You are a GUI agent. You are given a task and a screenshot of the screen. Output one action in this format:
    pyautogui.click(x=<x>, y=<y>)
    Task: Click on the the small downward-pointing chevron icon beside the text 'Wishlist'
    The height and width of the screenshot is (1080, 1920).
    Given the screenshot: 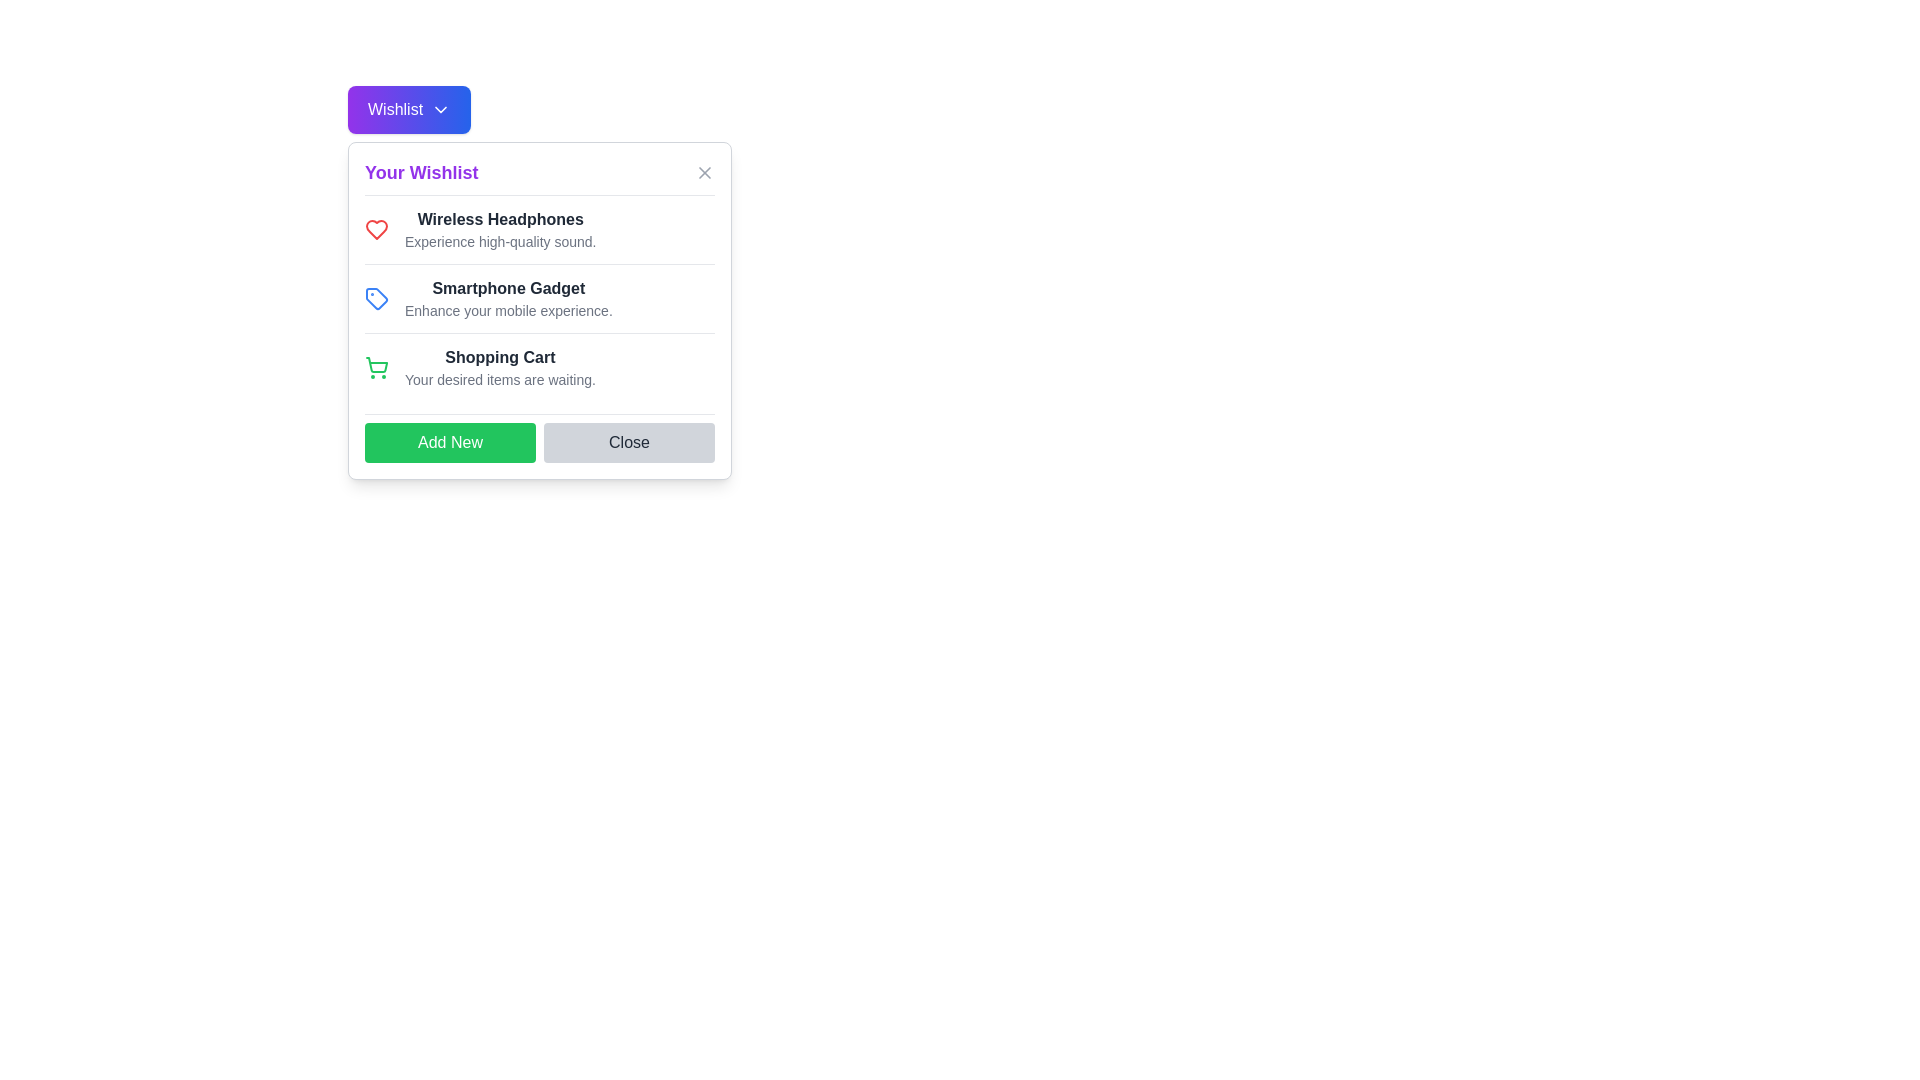 What is the action you would take?
    pyautogui.click(x=440, y=110)
    